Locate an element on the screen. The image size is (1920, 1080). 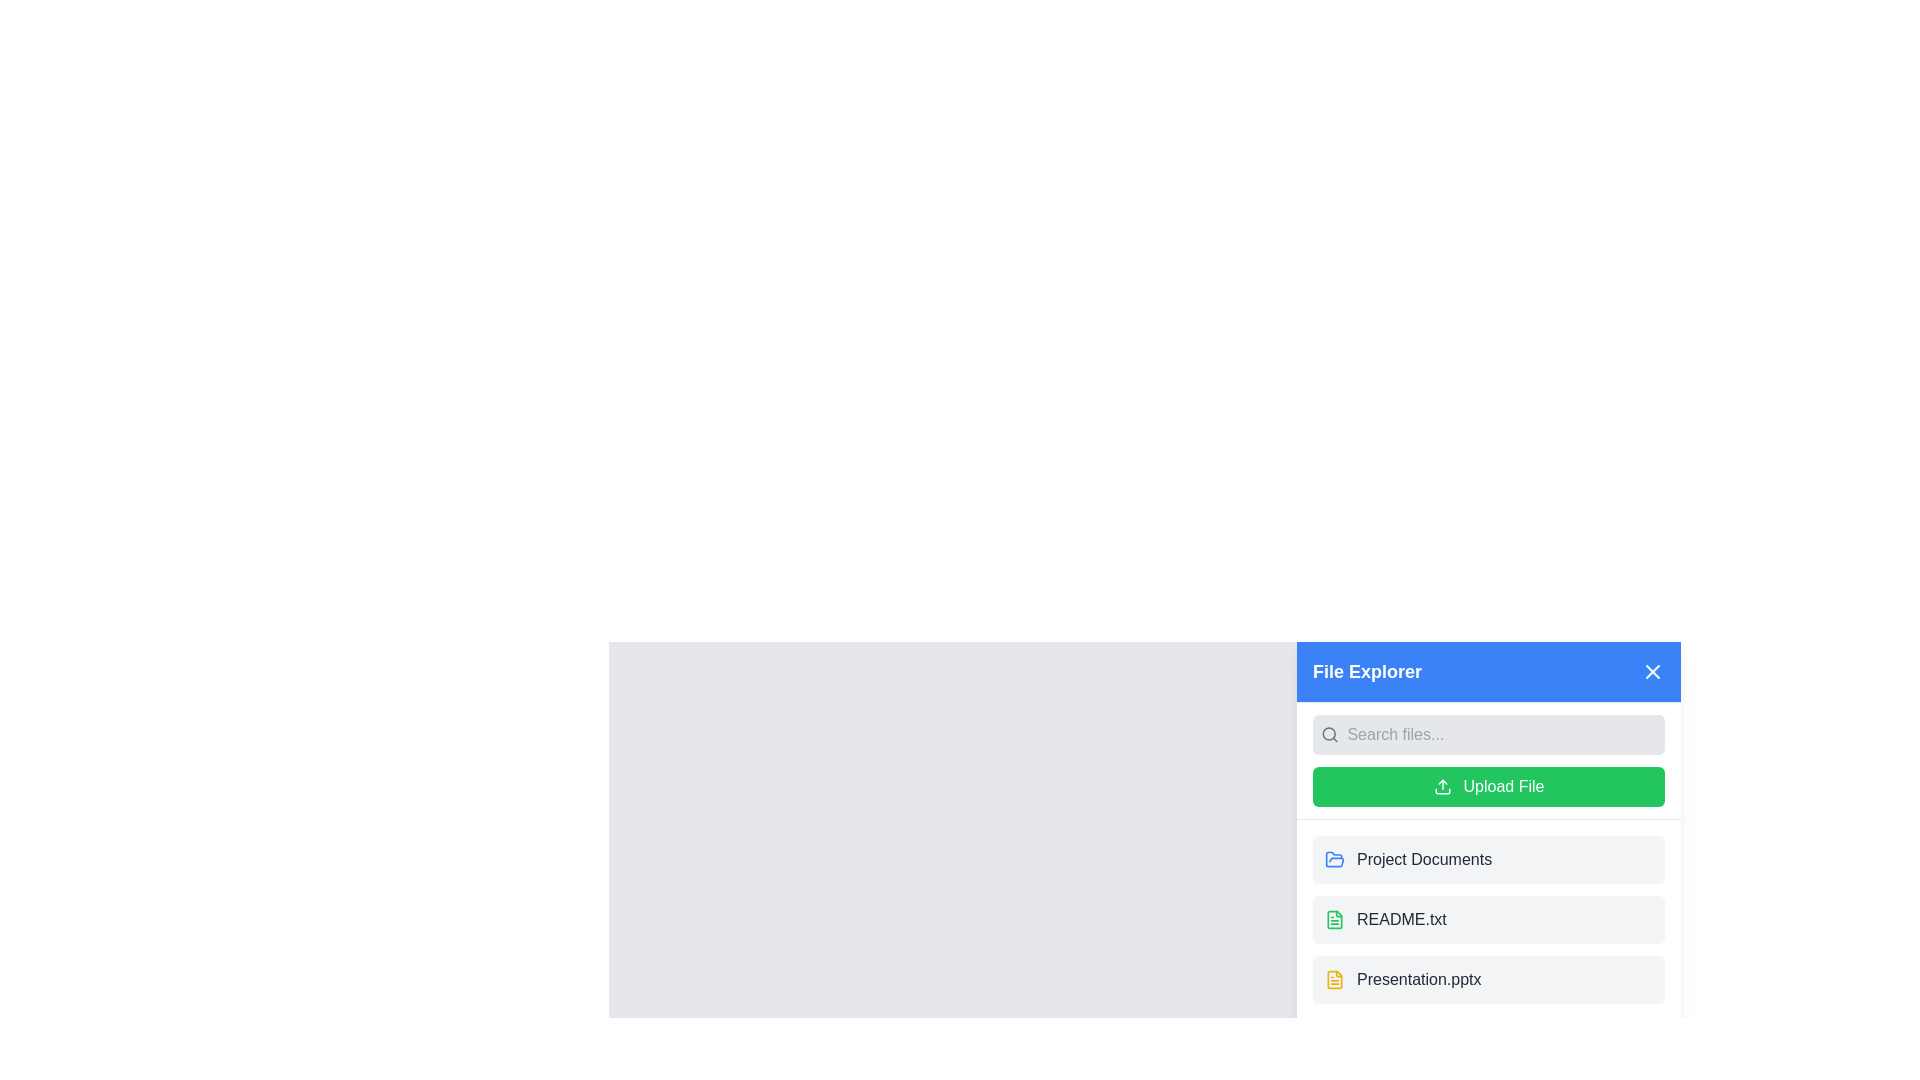
the SVG circle graphic that is part of the search icon in the 'File Explorer' panel, located at the top of the sidebar is located at coordinates (1329, 734).